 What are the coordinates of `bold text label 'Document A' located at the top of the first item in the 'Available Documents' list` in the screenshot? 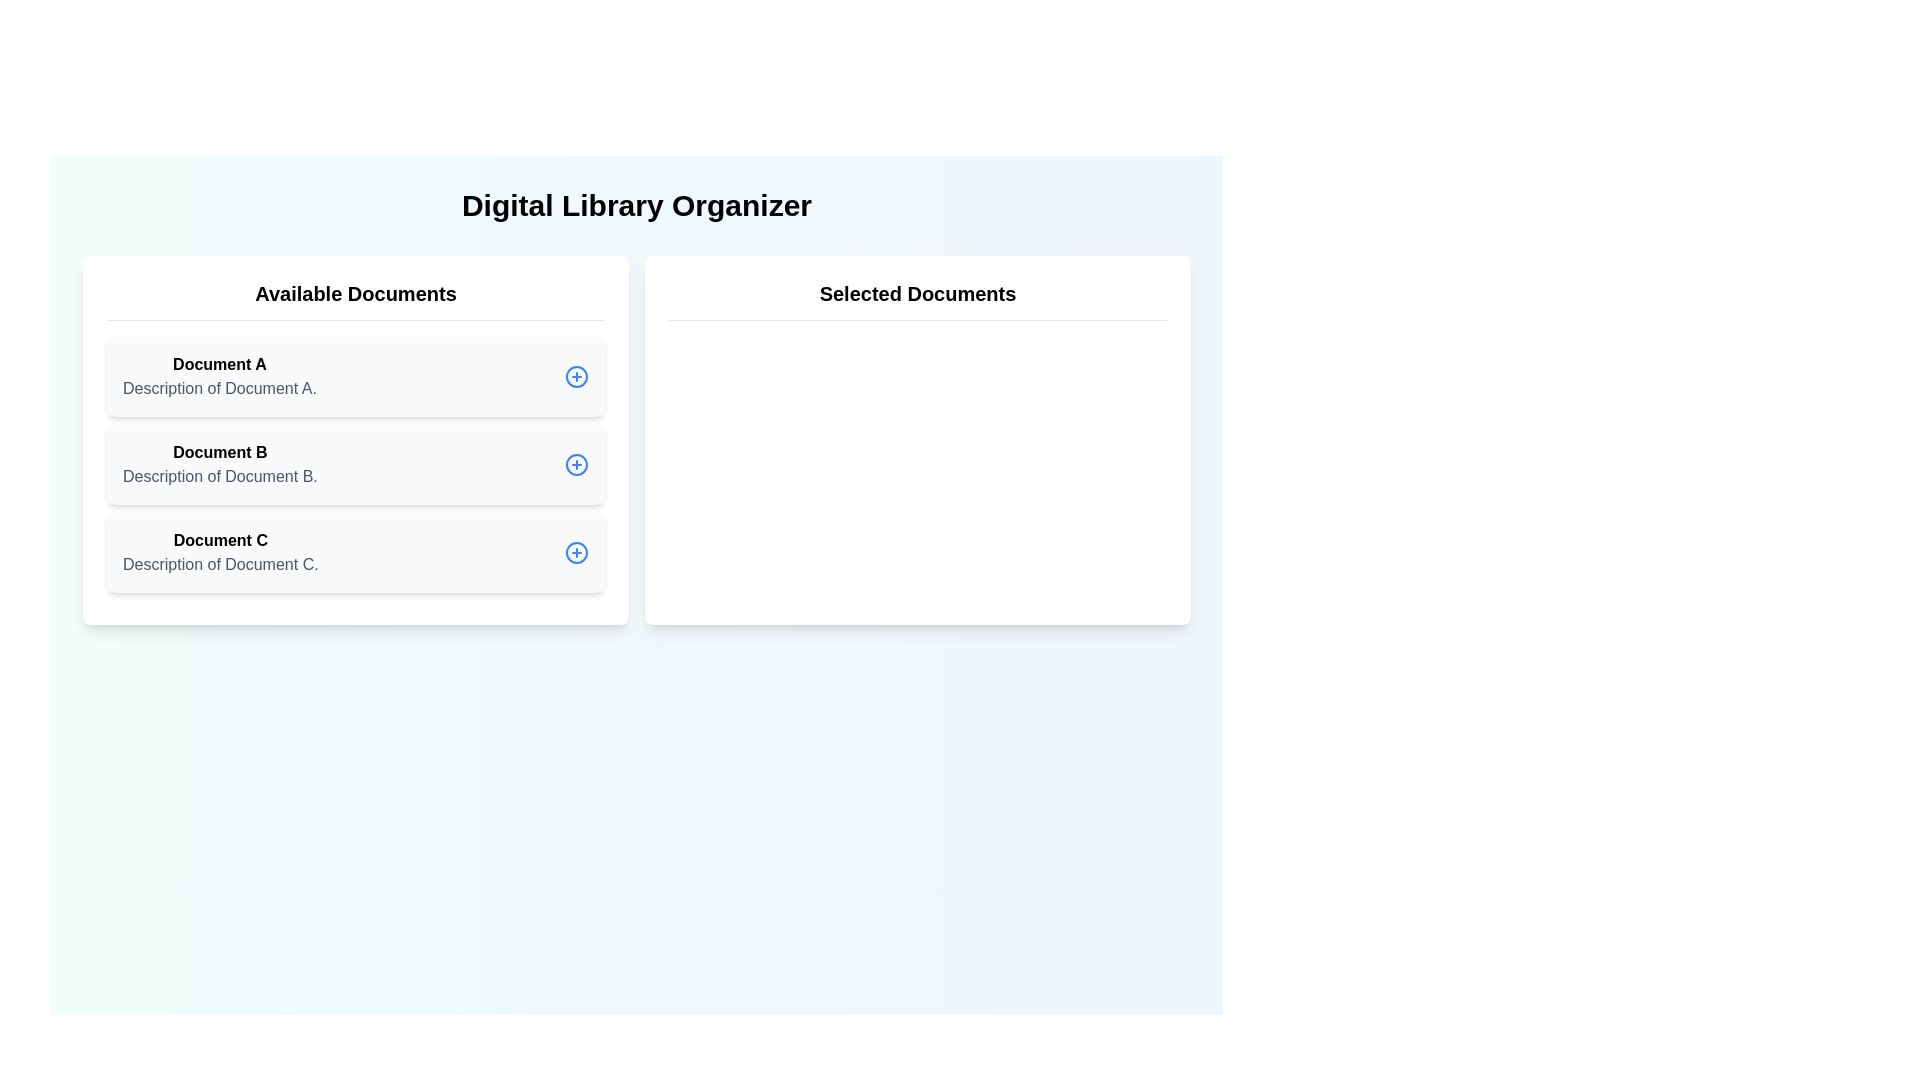 It's located at (220, 365).